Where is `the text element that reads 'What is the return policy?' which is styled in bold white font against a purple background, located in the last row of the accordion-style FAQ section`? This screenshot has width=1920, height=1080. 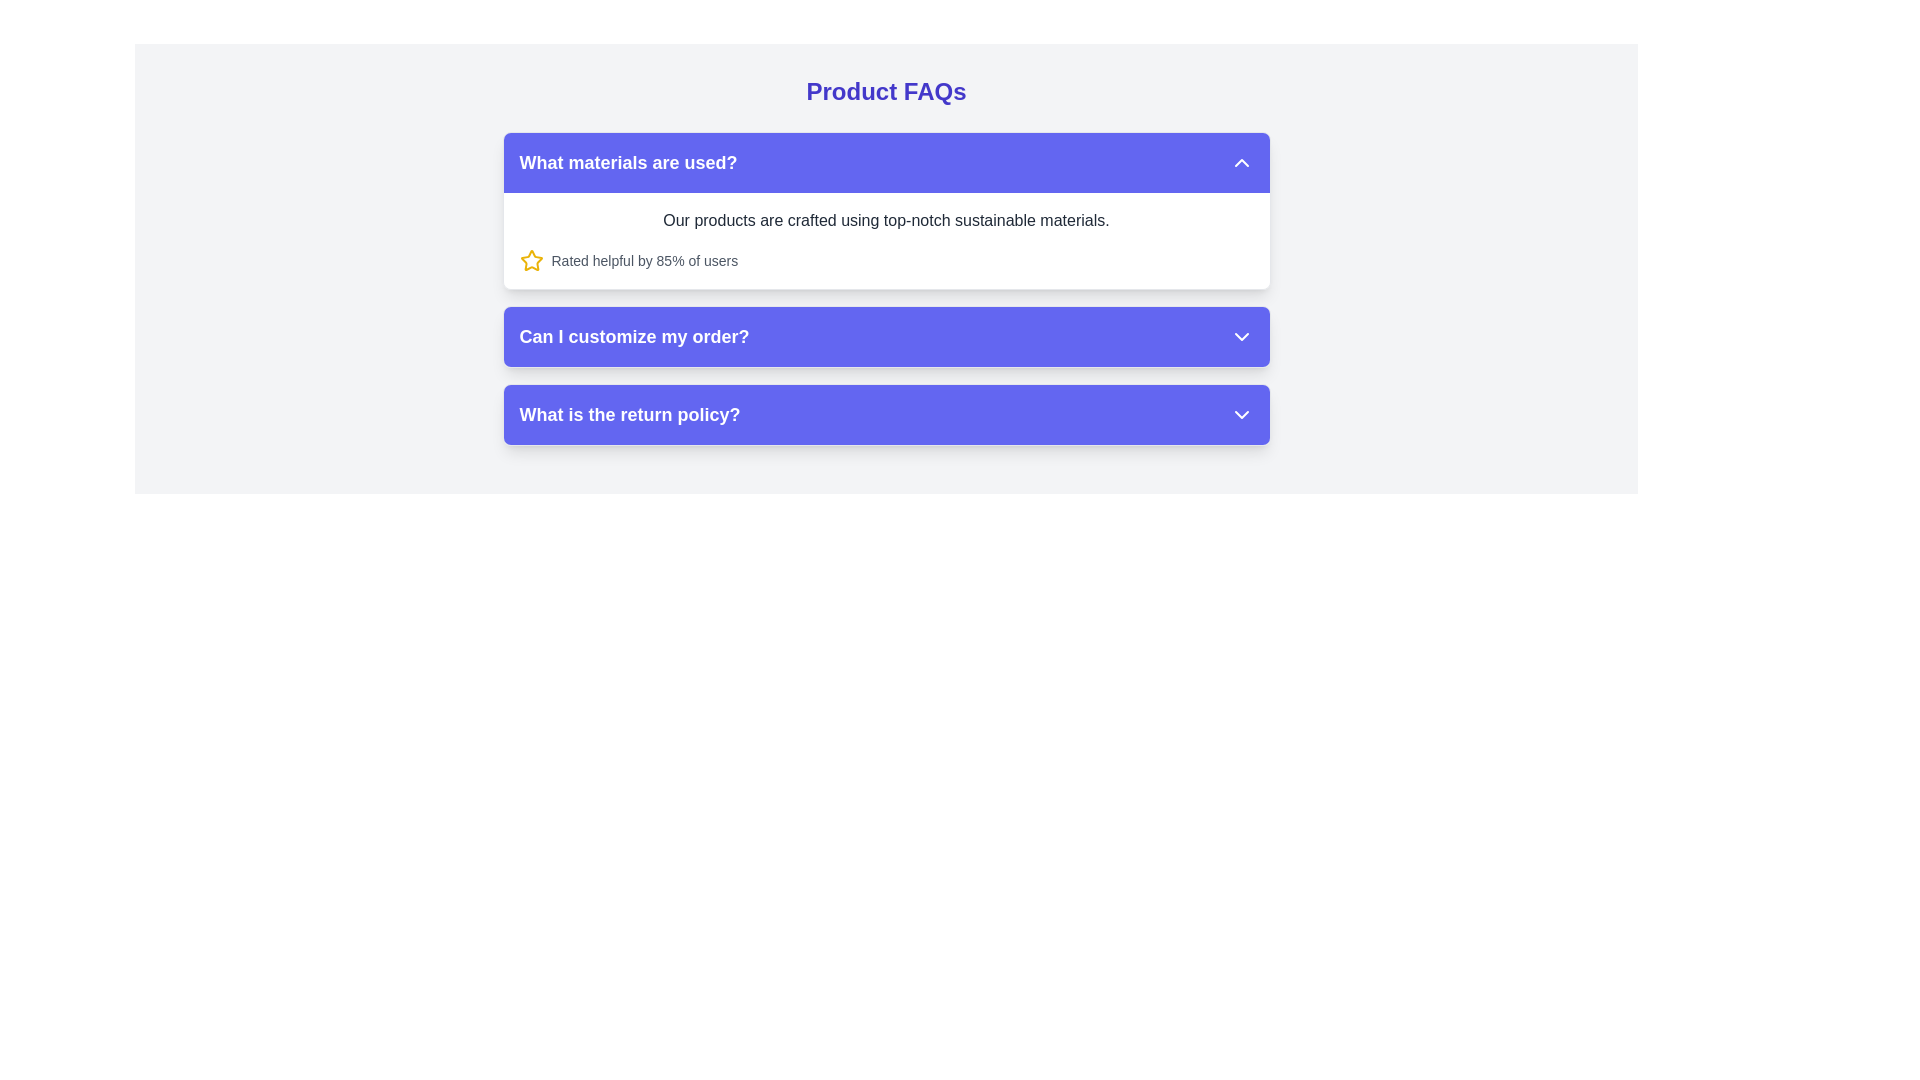 the text element that reads 'What is the return policy?' which is styled in bold white font against a purple background, located in the last row of the accordion-style FAQ section is located at coordinates (628, 414).